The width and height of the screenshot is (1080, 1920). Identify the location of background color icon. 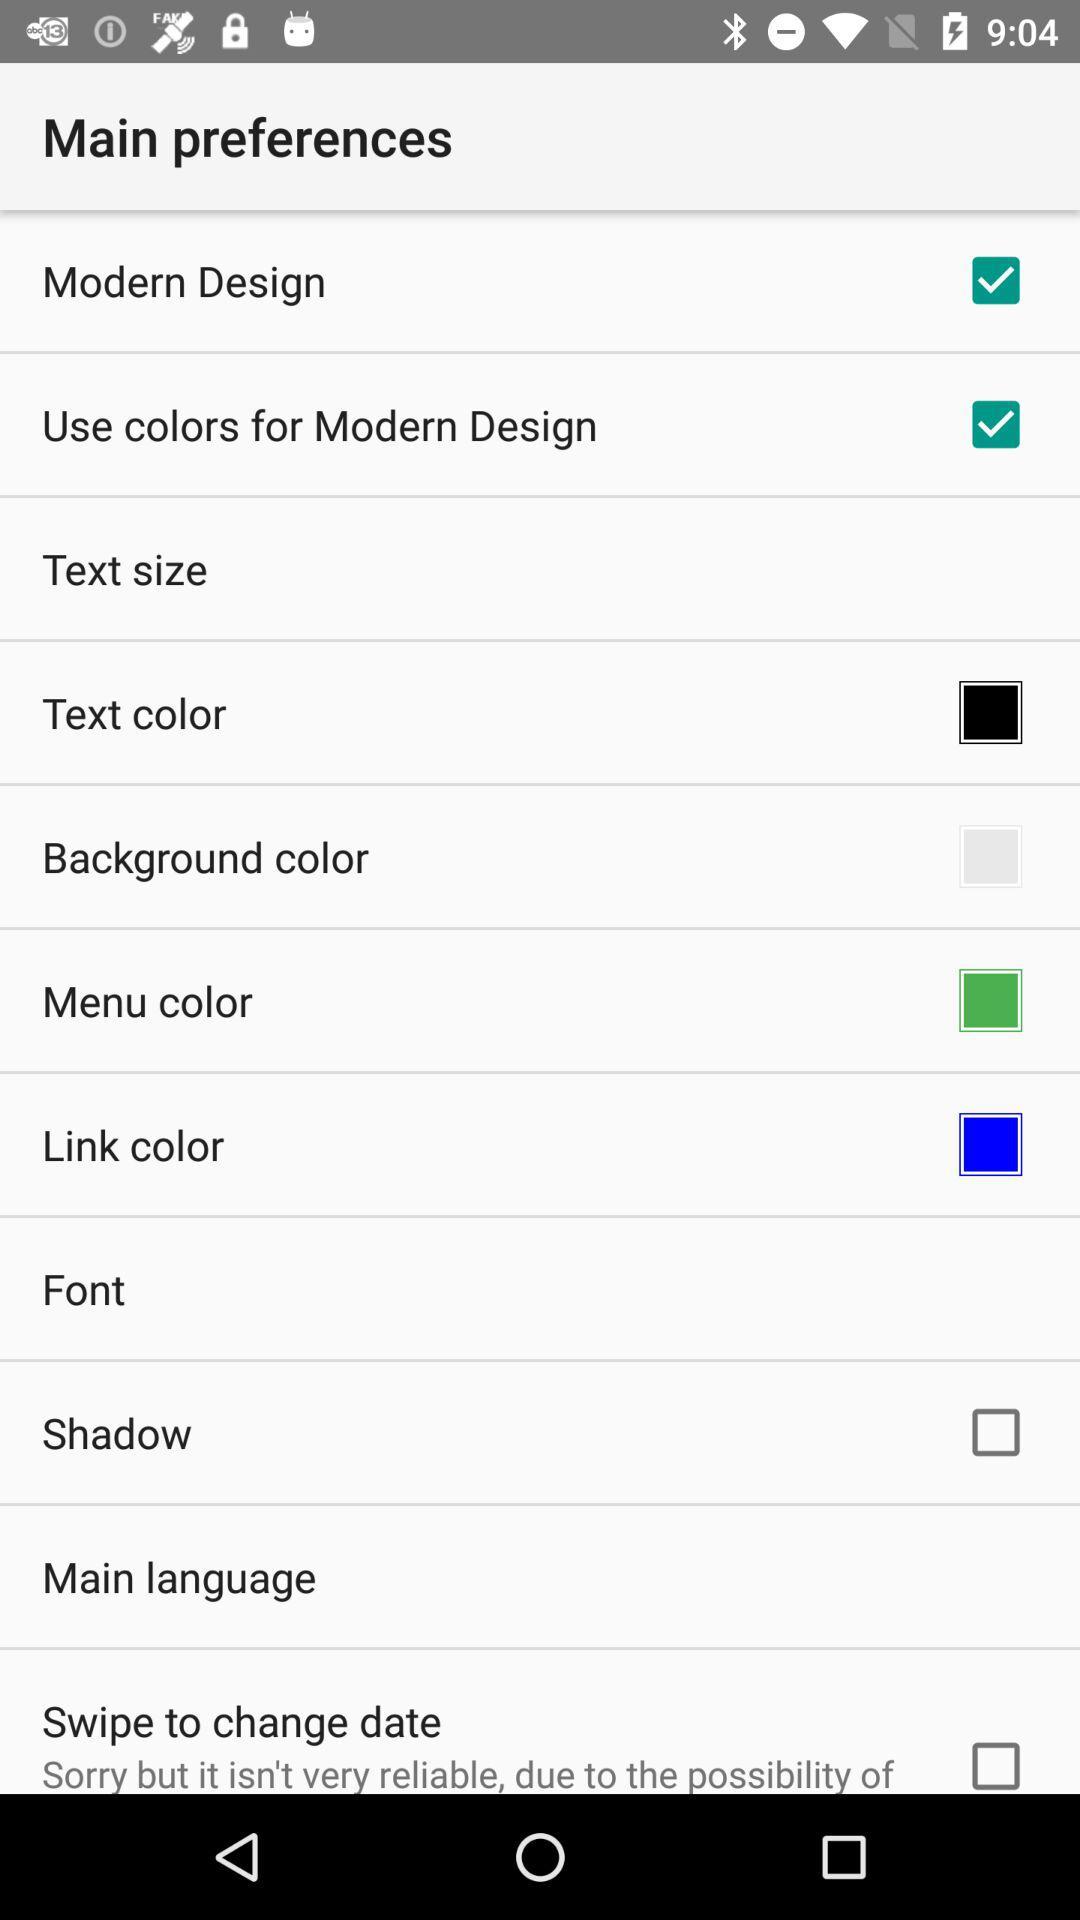
(205, 856).